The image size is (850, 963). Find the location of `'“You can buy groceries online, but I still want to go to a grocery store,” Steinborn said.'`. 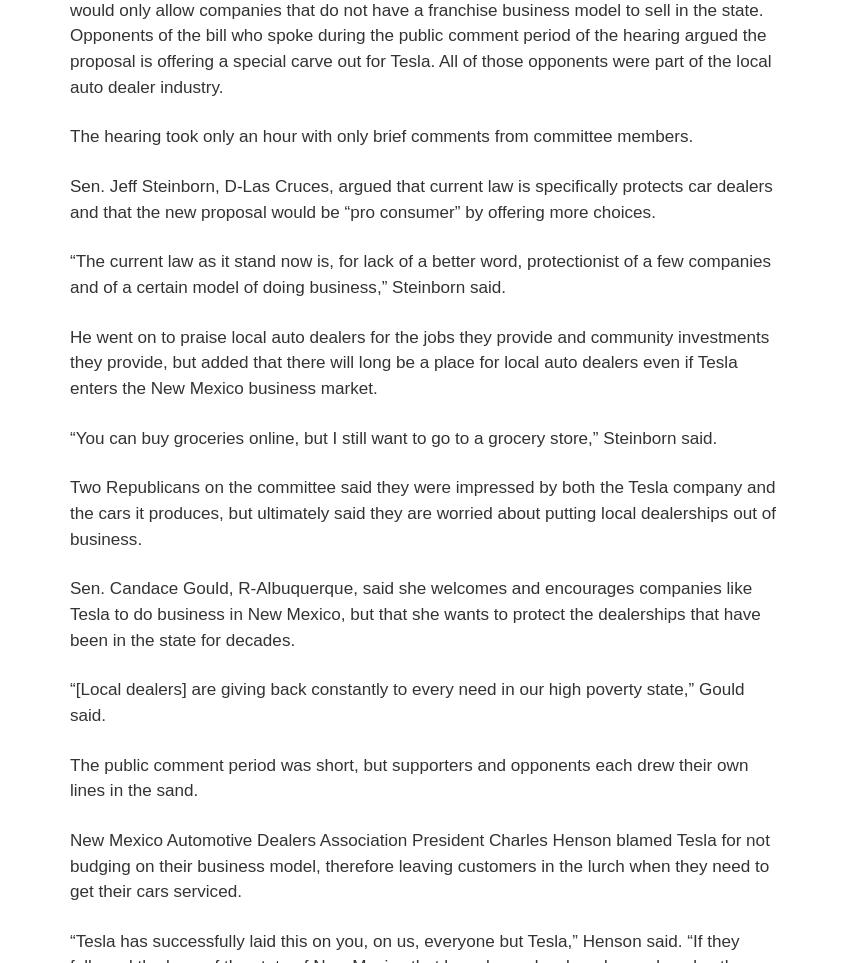

'“You can buy groceries online, but I still want to go to a grocery store,” Steinborn said.' is located at coordinates (393, 437).